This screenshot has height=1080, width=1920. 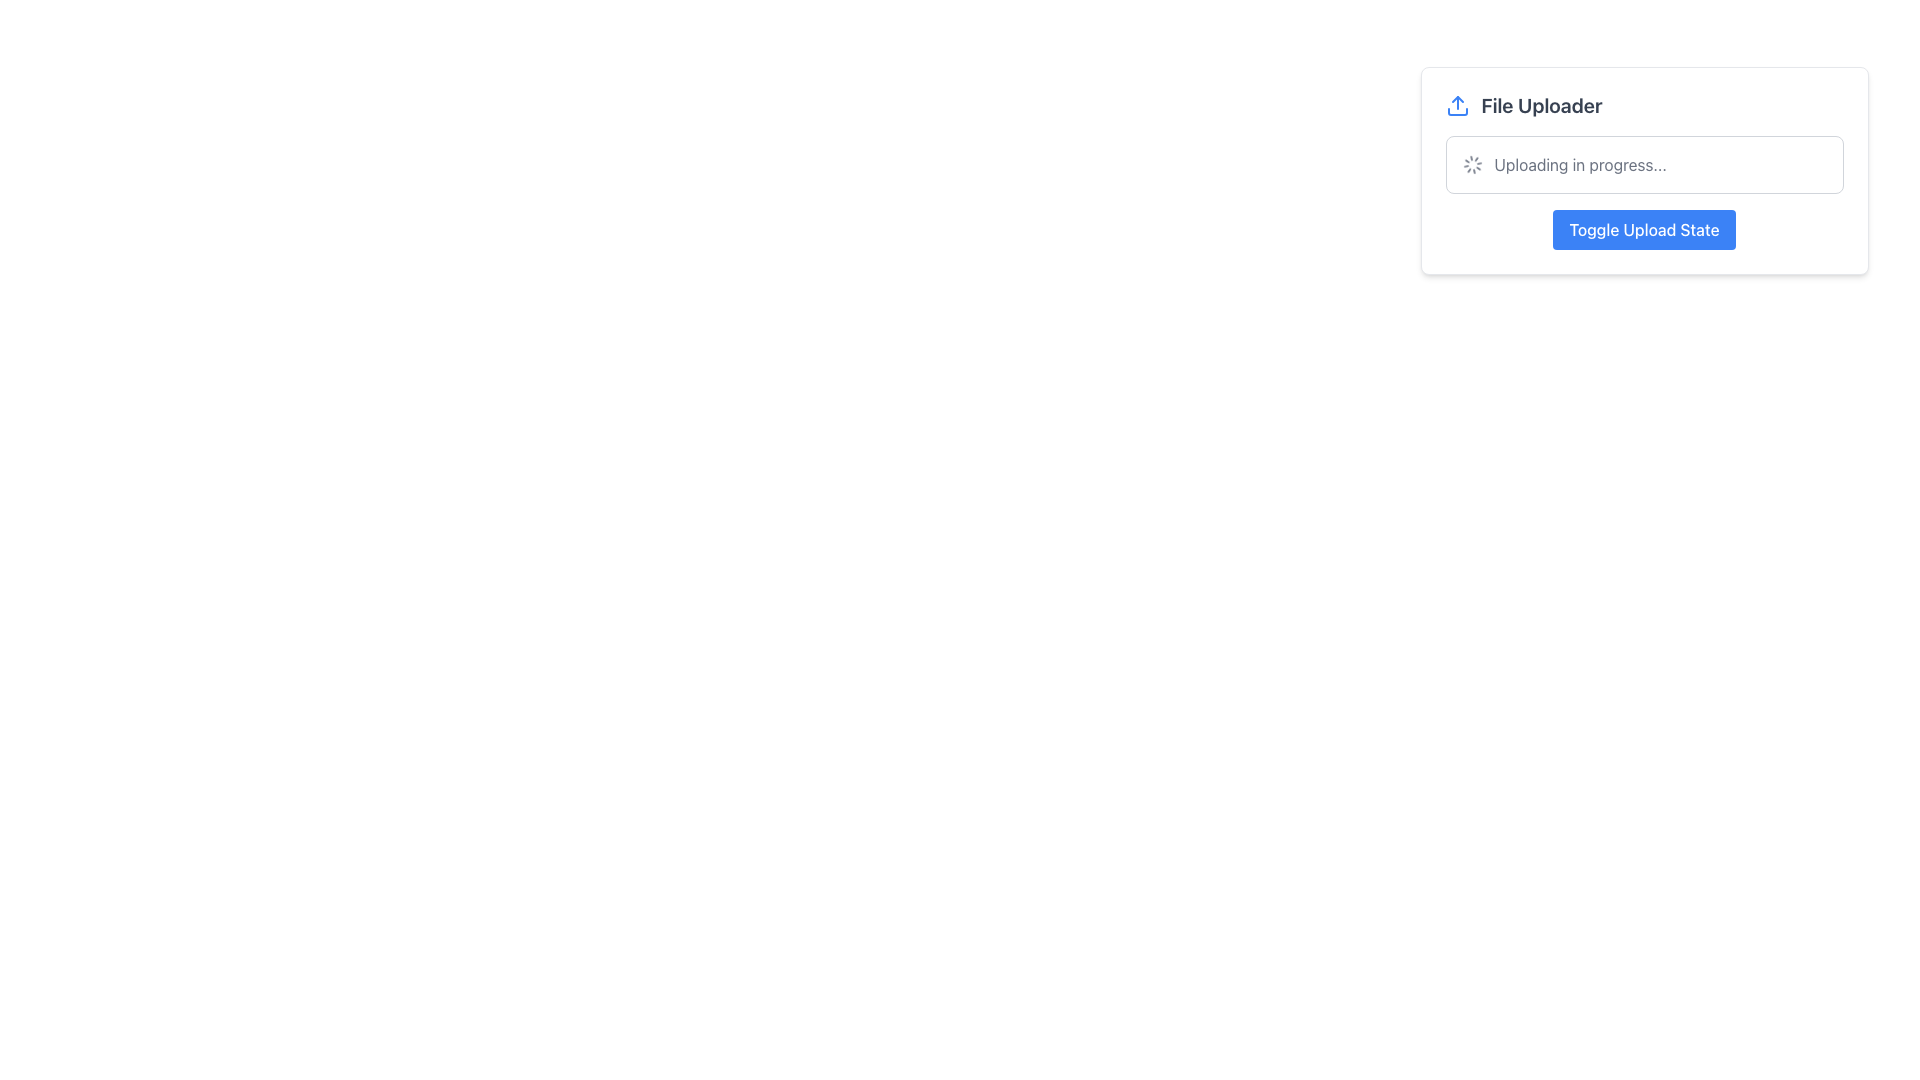 I want to click on the toggle button located beneath the text 'Uploading in progress...' inside the 'File Uploader' box, so click(x=1644, y=229).